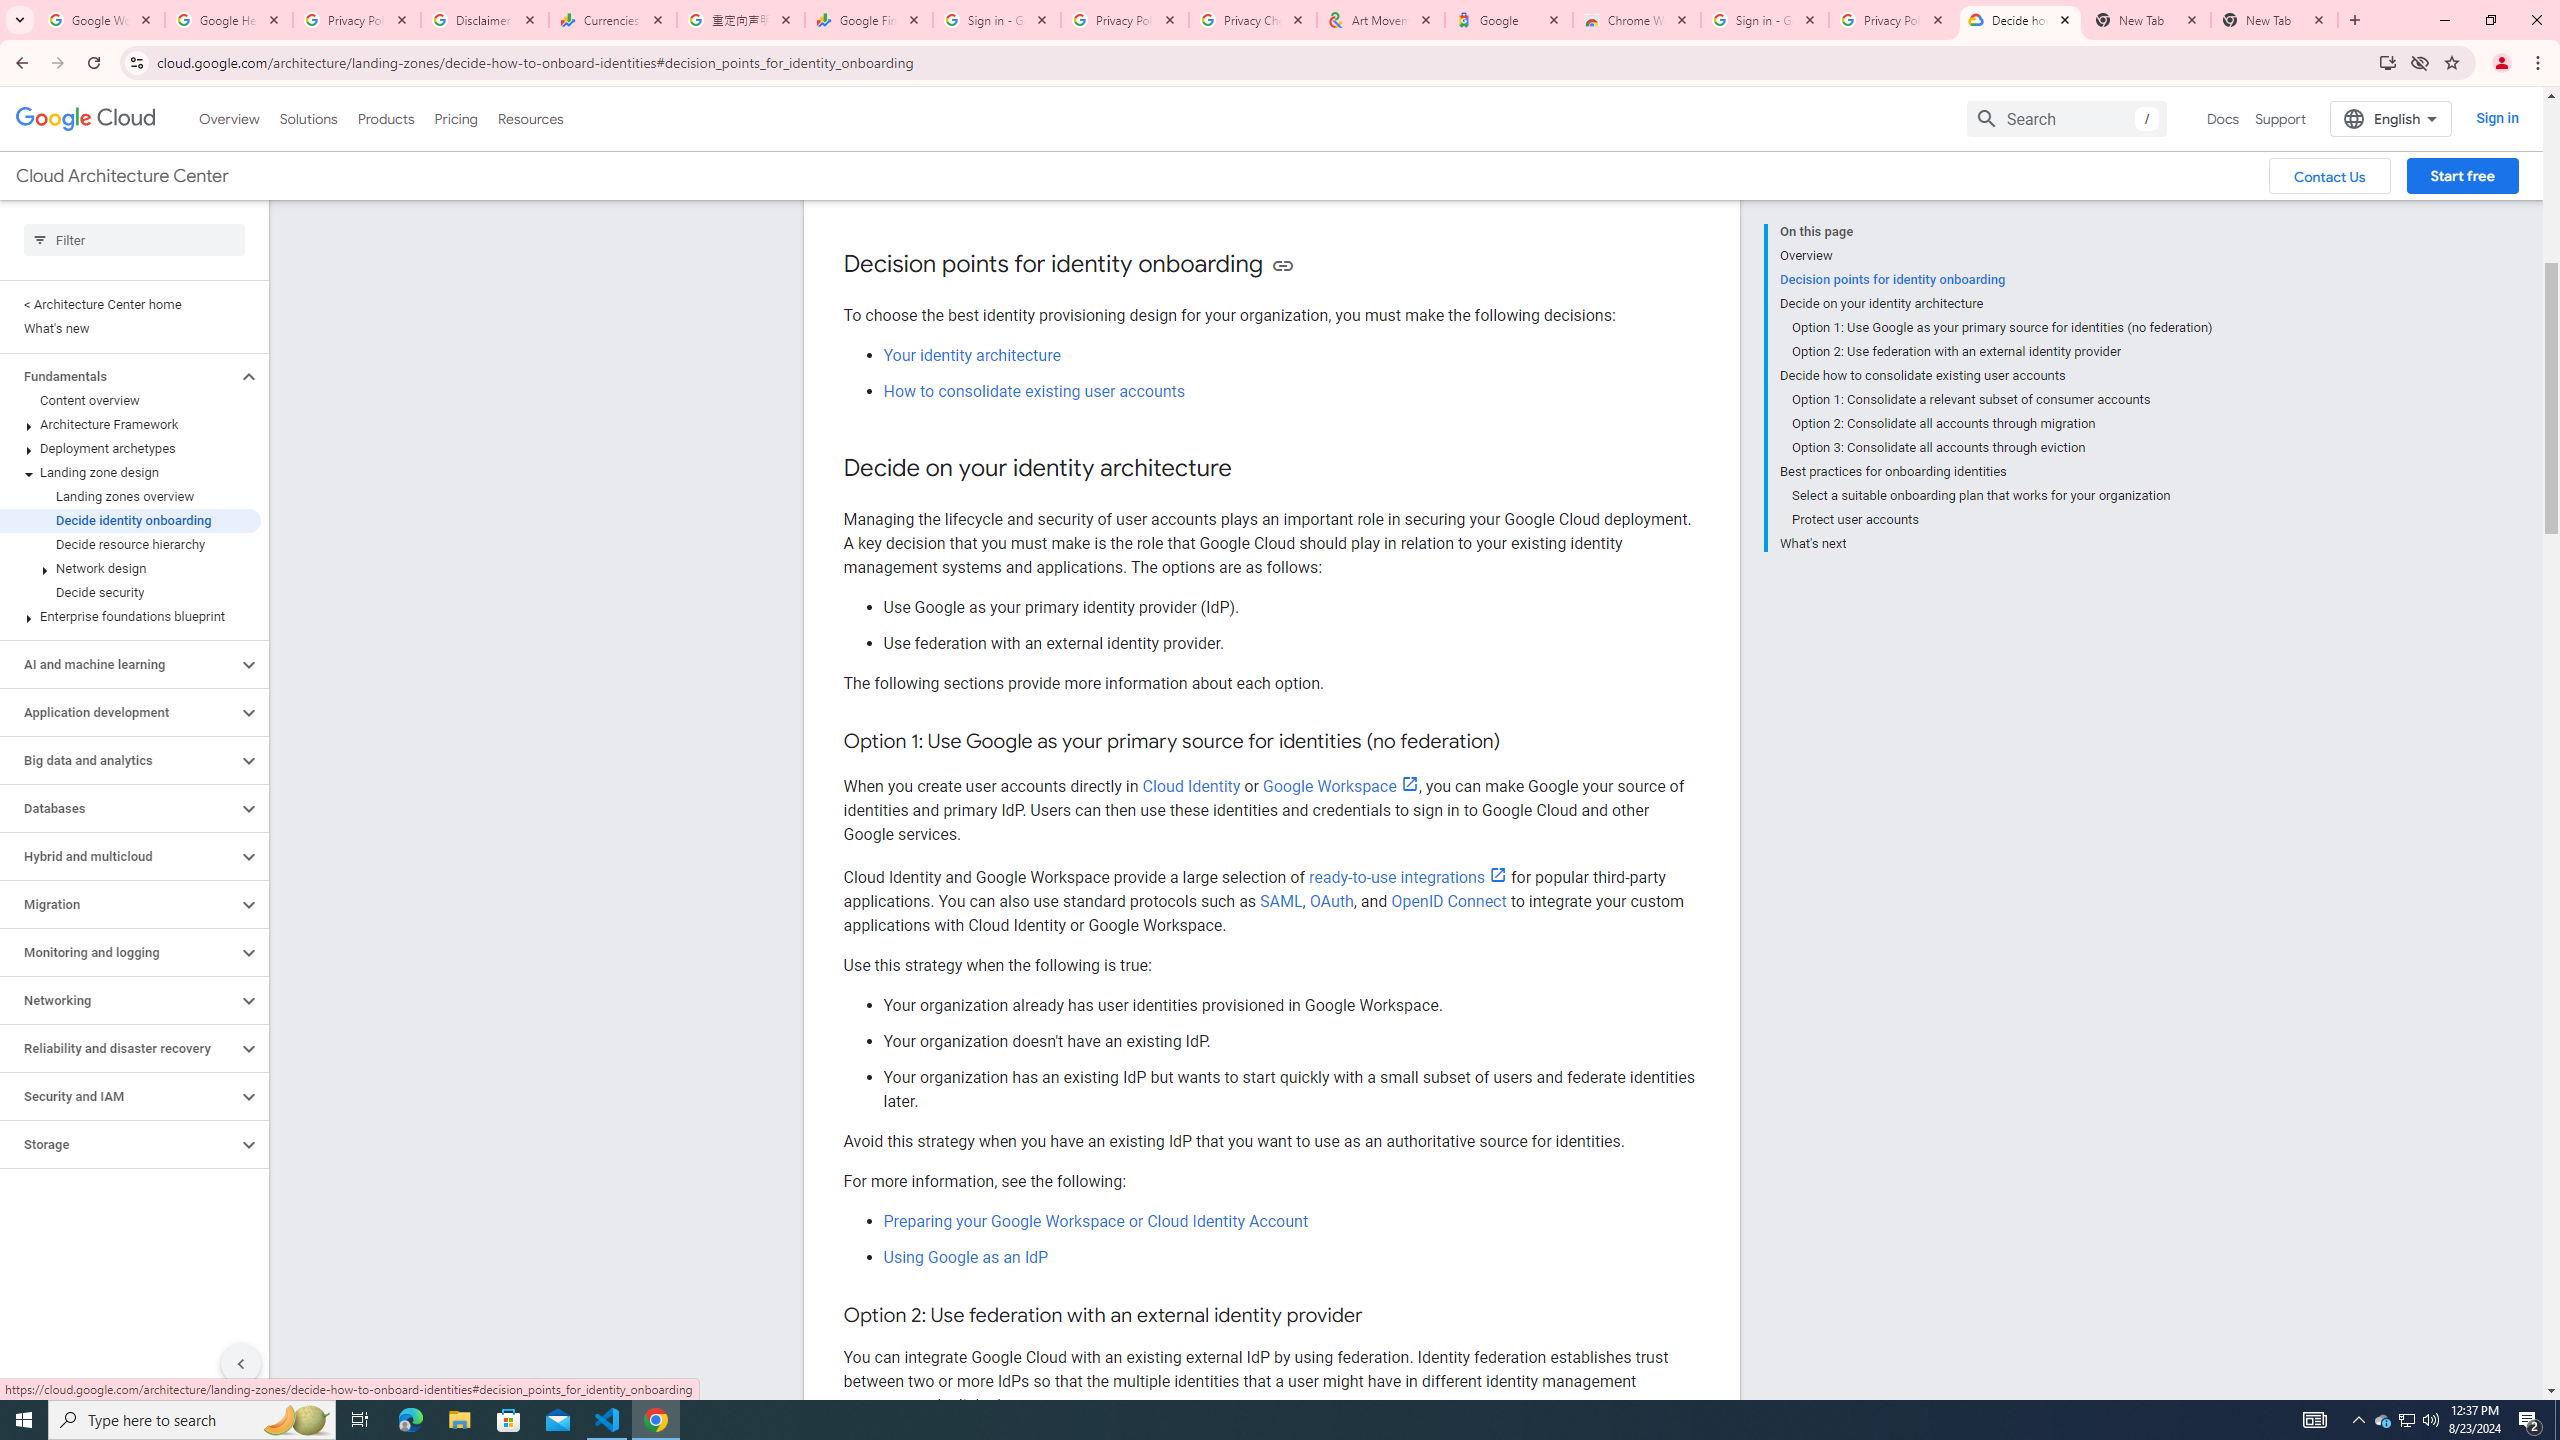  What do you see at coordinates (118, 855) in the screenshot?
I see `'Hybrid and multicloud'` at bounding box center [118, 855].